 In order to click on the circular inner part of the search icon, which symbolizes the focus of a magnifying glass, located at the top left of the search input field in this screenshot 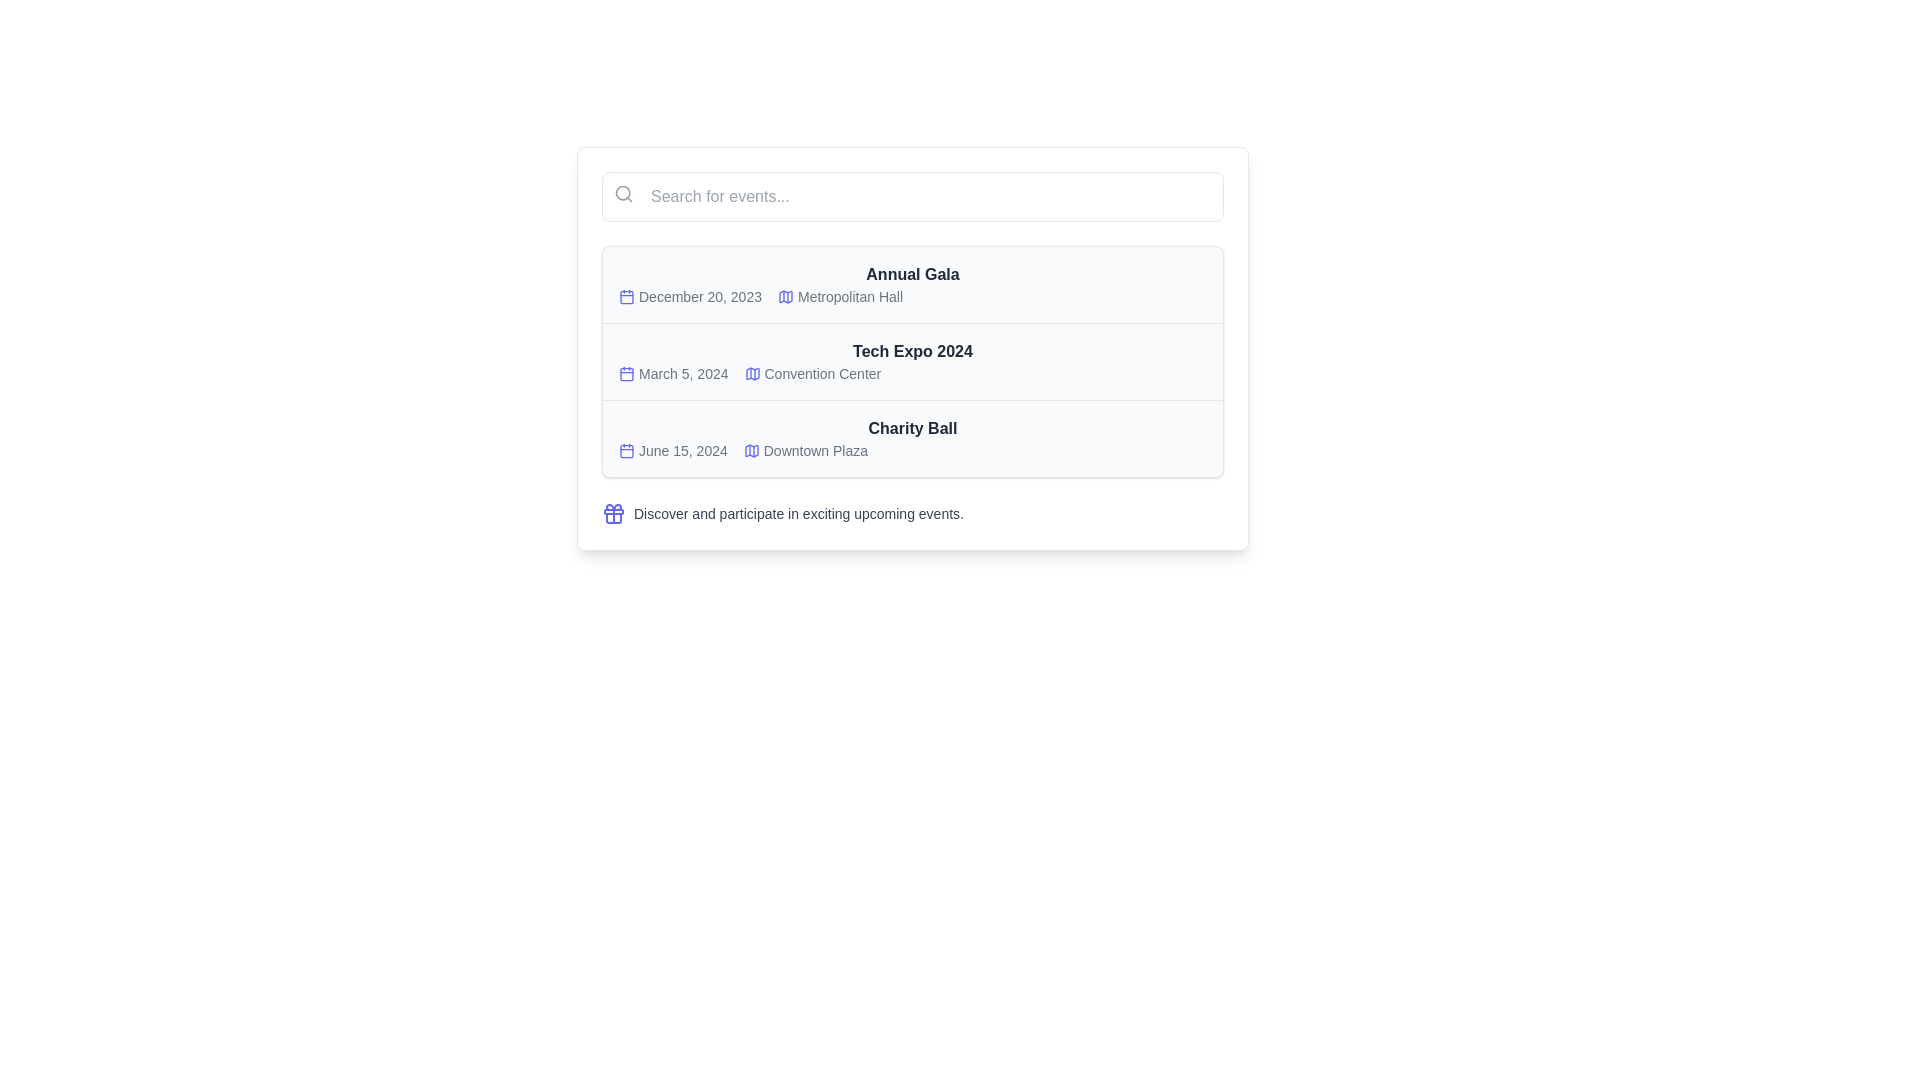, I will do `click(622, 193)`.